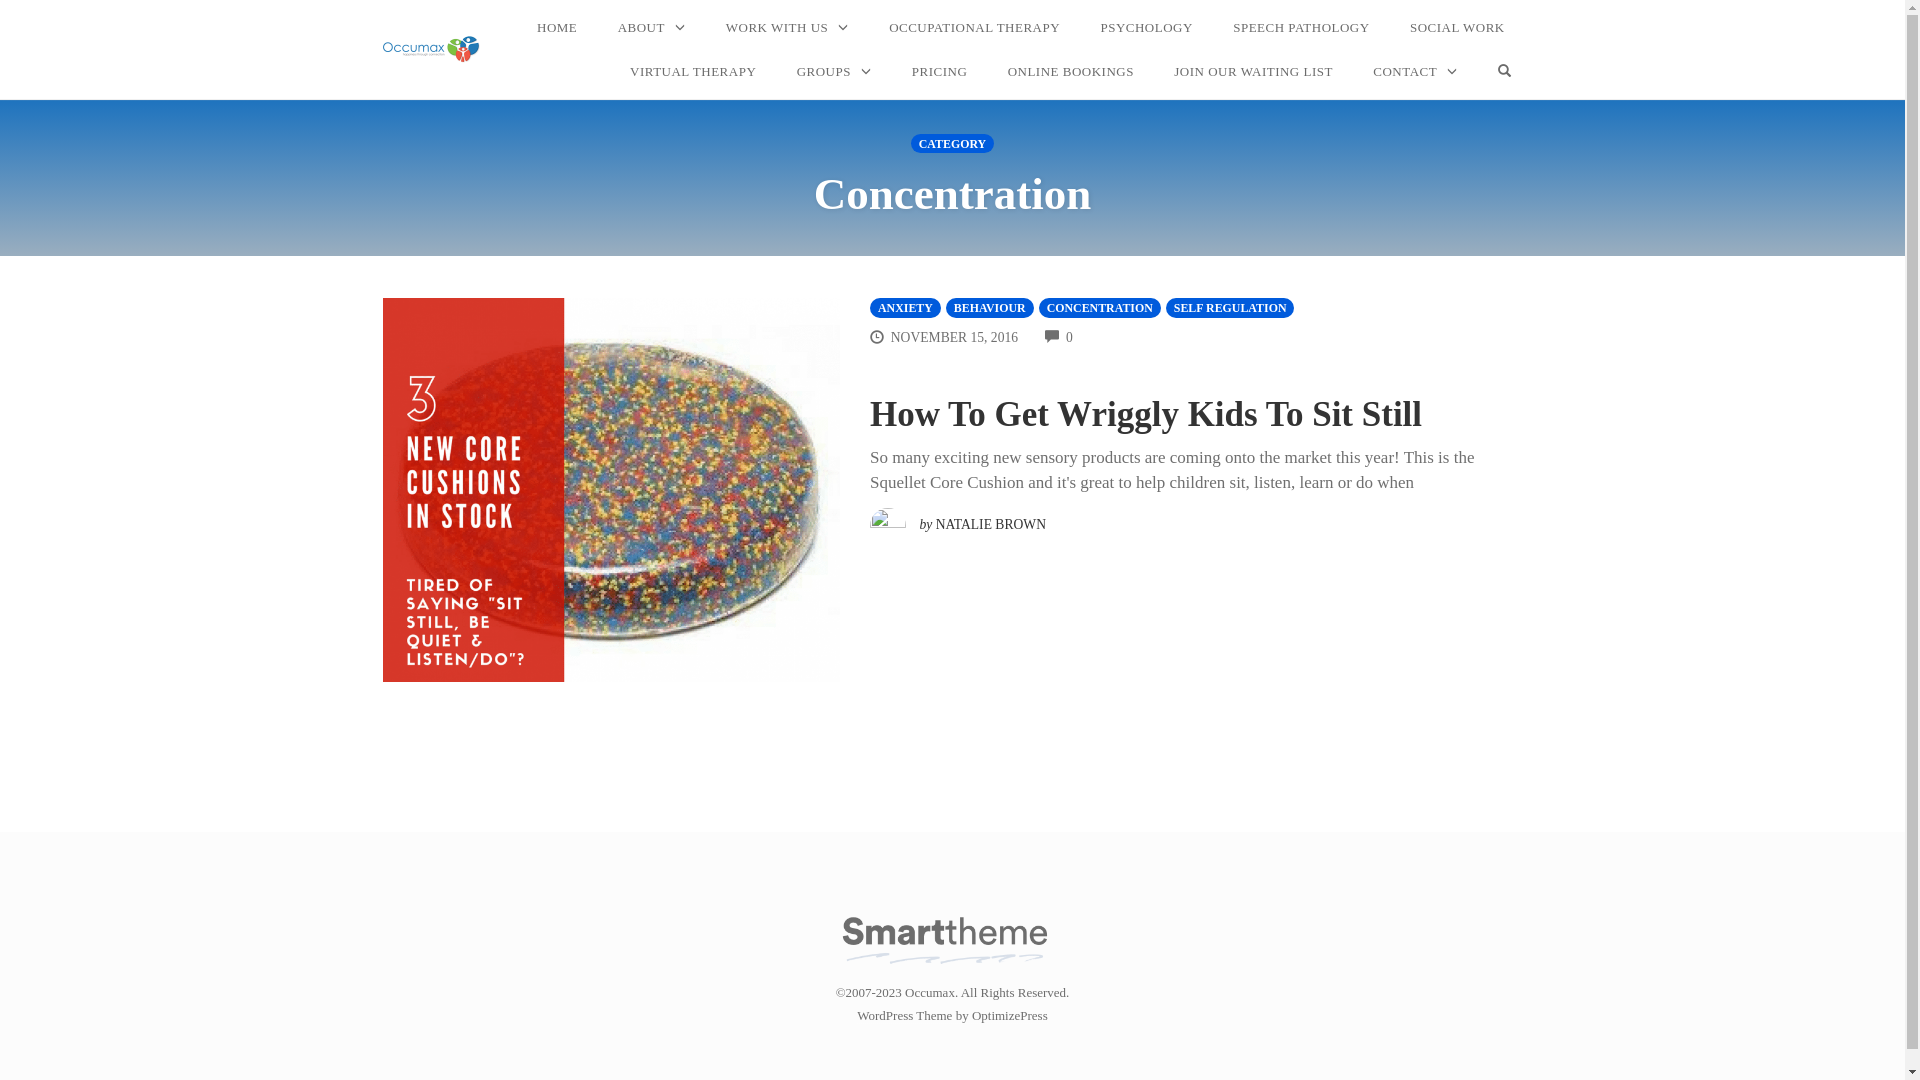 This screenshot has width=1920, height=1080. Describe the element at coordinates (1098, 307) in the screenshot. I see `'CONCENTRATION'` at that location.